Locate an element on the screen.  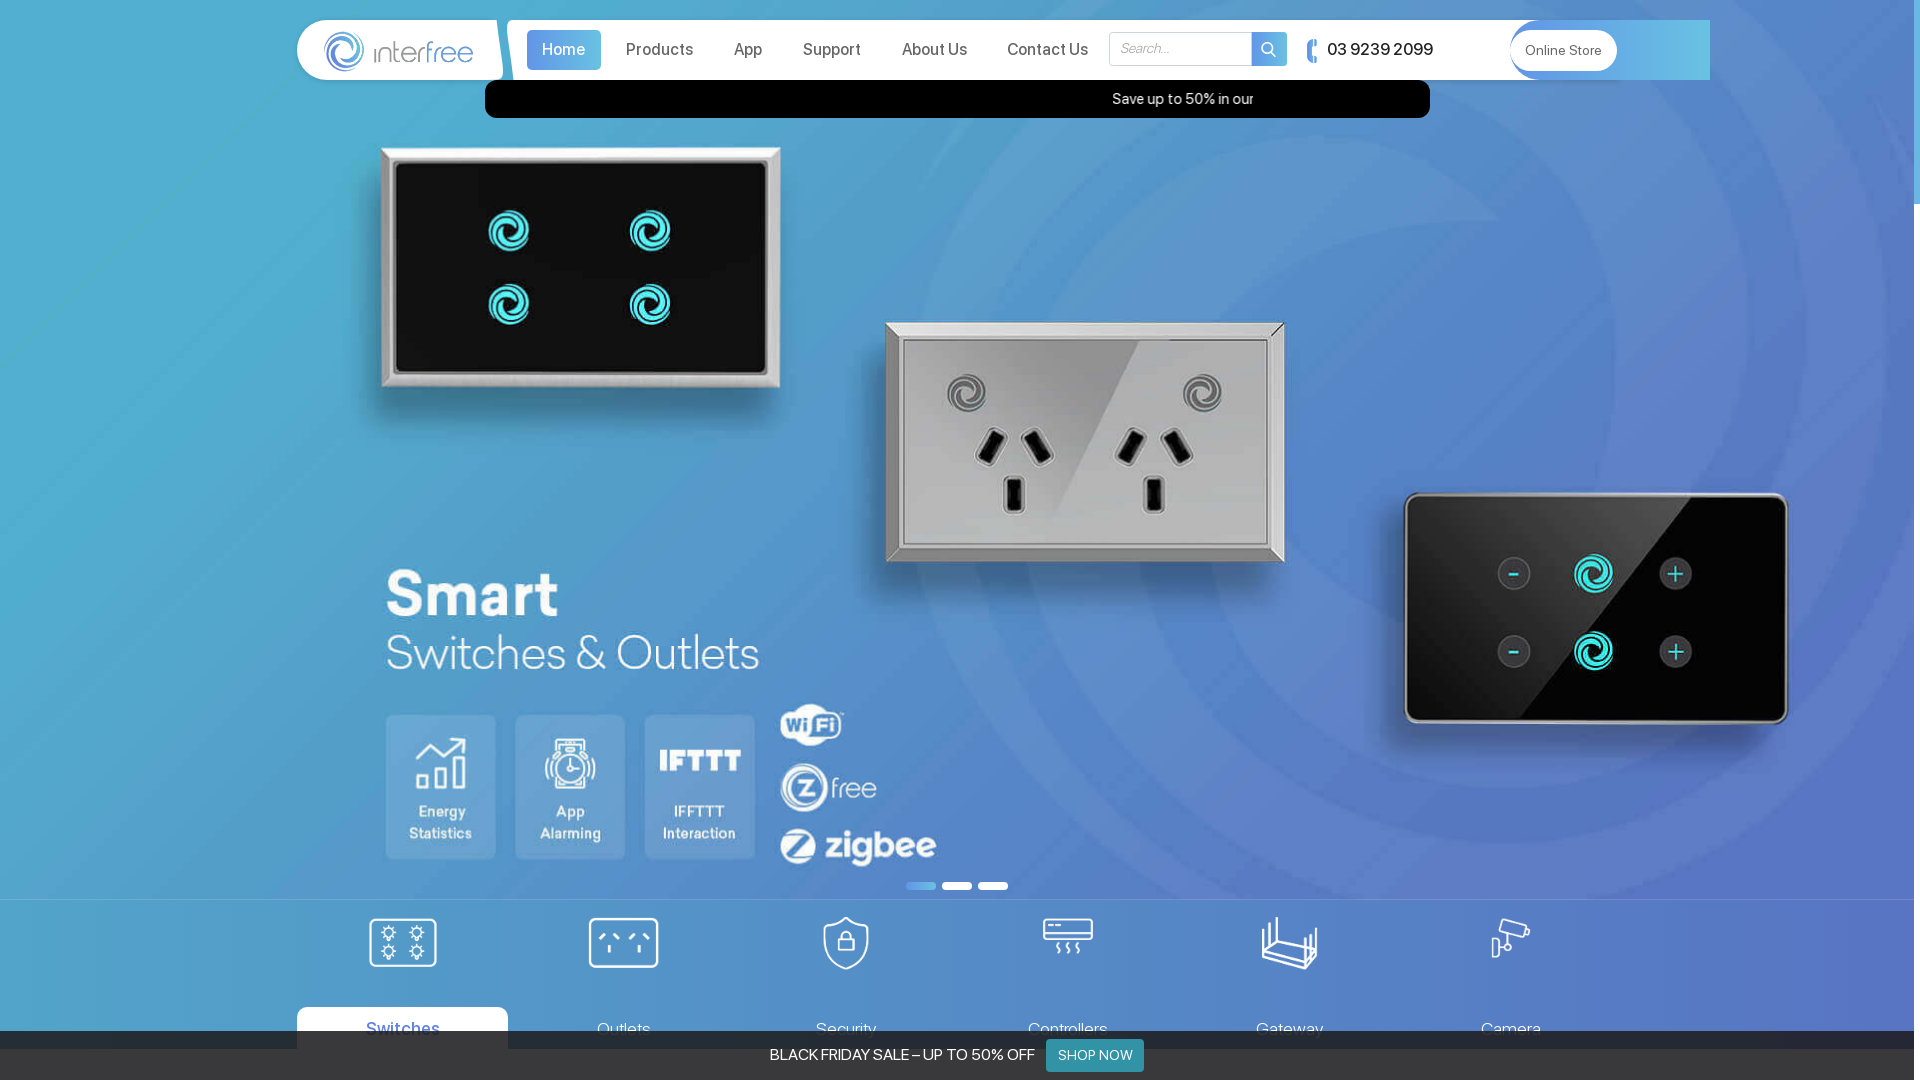
'About Us' is located at coordinates (933, 49).